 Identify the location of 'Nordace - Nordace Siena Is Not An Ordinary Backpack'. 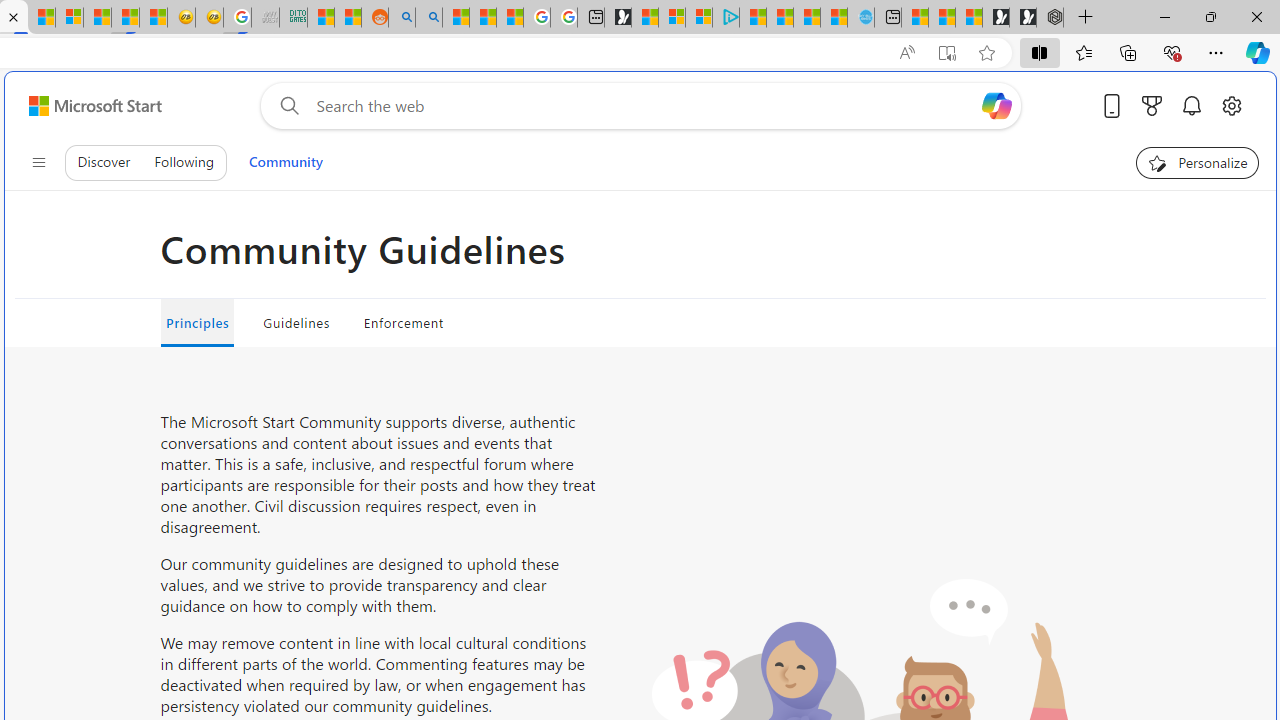
(1049, 17).